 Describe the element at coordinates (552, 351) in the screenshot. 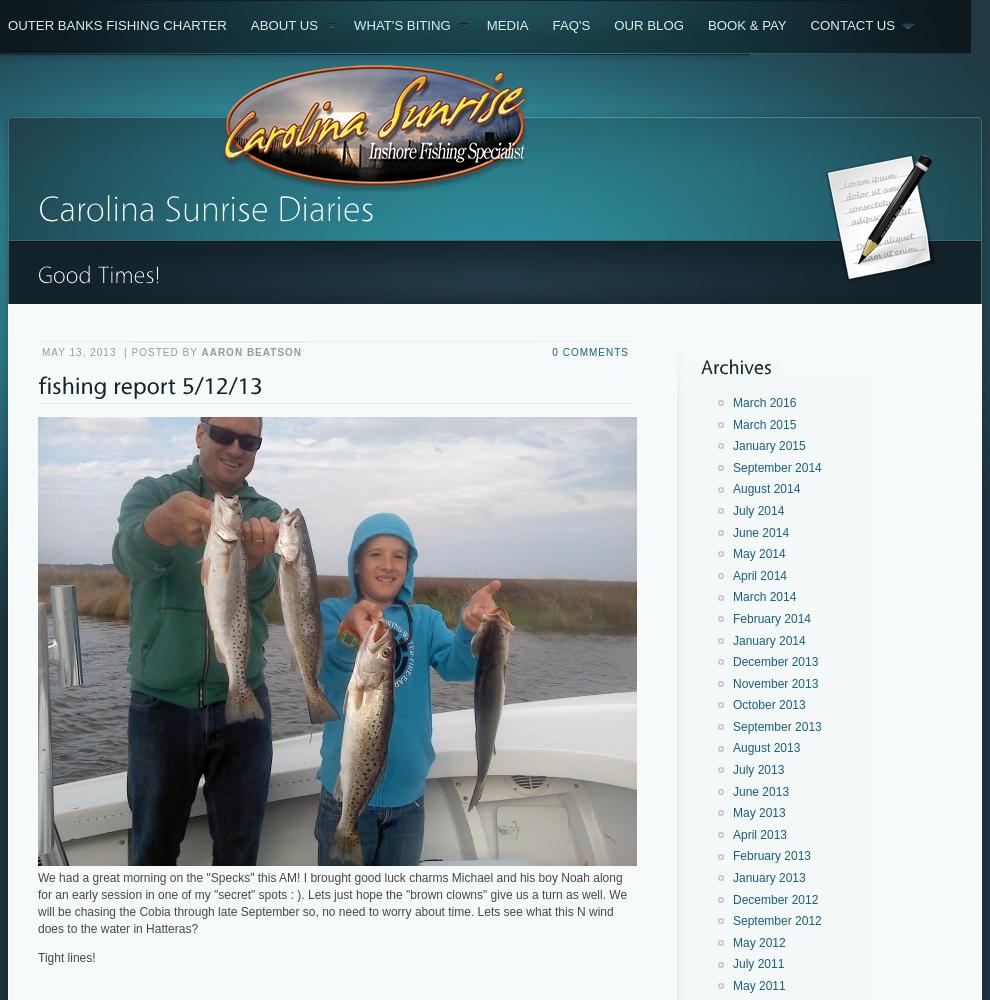

I see `'0 comments'` at that location.